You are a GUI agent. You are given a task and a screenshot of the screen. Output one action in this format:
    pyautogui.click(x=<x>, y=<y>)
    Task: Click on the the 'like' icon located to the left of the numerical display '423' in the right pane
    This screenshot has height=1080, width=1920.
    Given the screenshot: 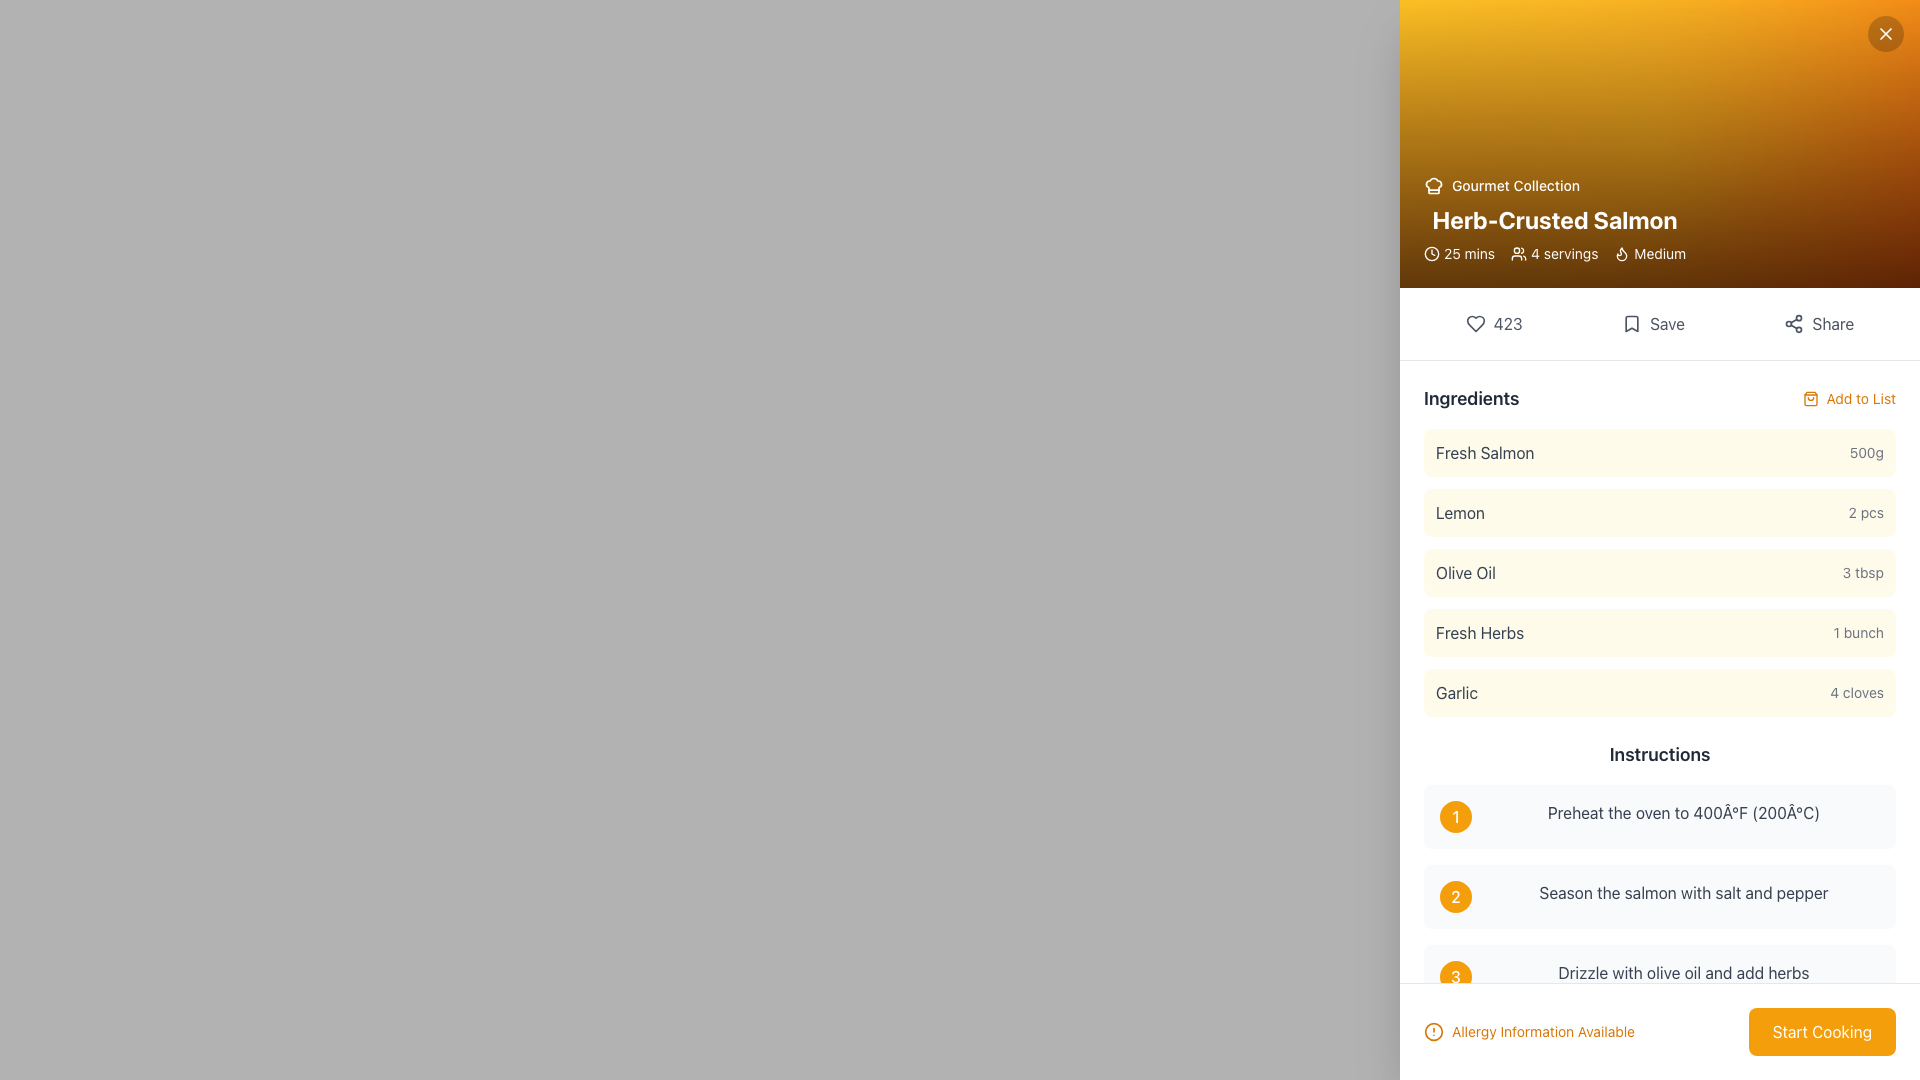 What is the action you would take?
    pyautogui.click(x=1475, y=323)
    